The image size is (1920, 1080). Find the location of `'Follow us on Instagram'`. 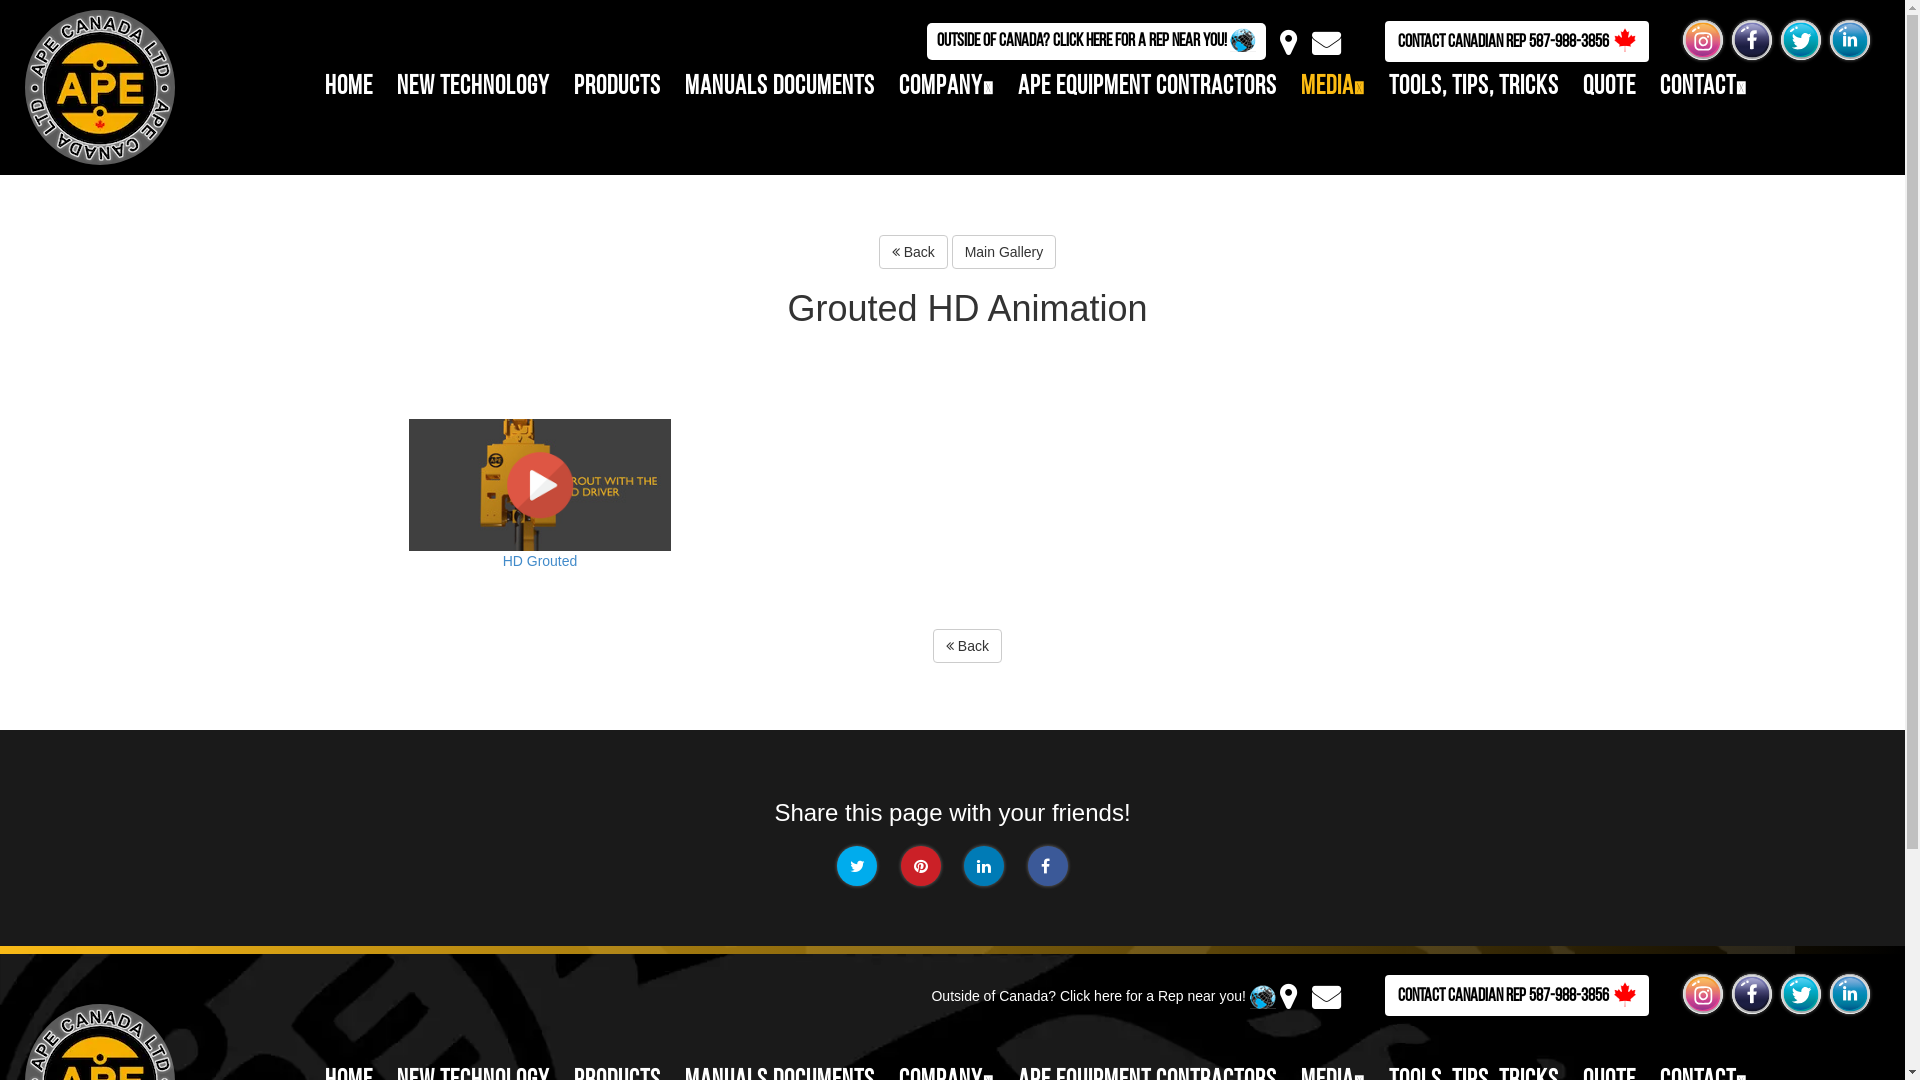

'Follow us on Instagram' is located at coordinates (1702, 39).